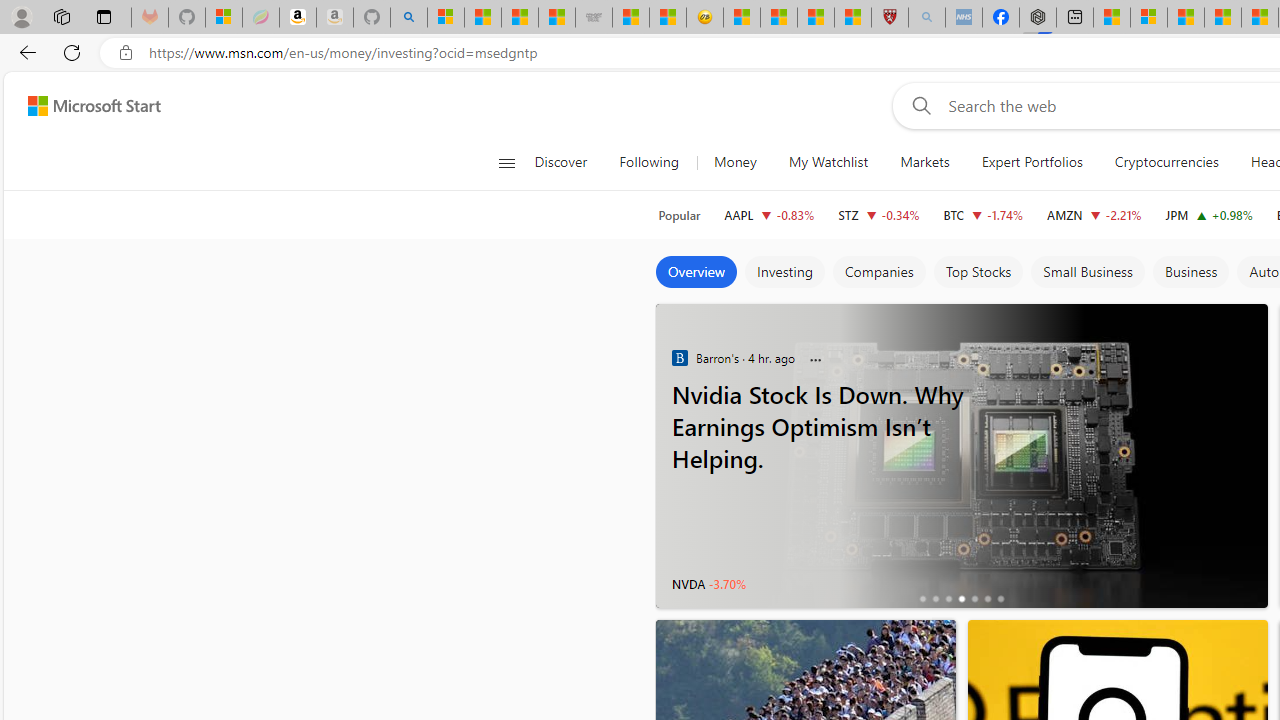 The width and height of the screenshot is (1280, 720). What do you see at coordinates (125, 52) in the screenshot?
I see `'View site information'` at bounding box center [125, 52].